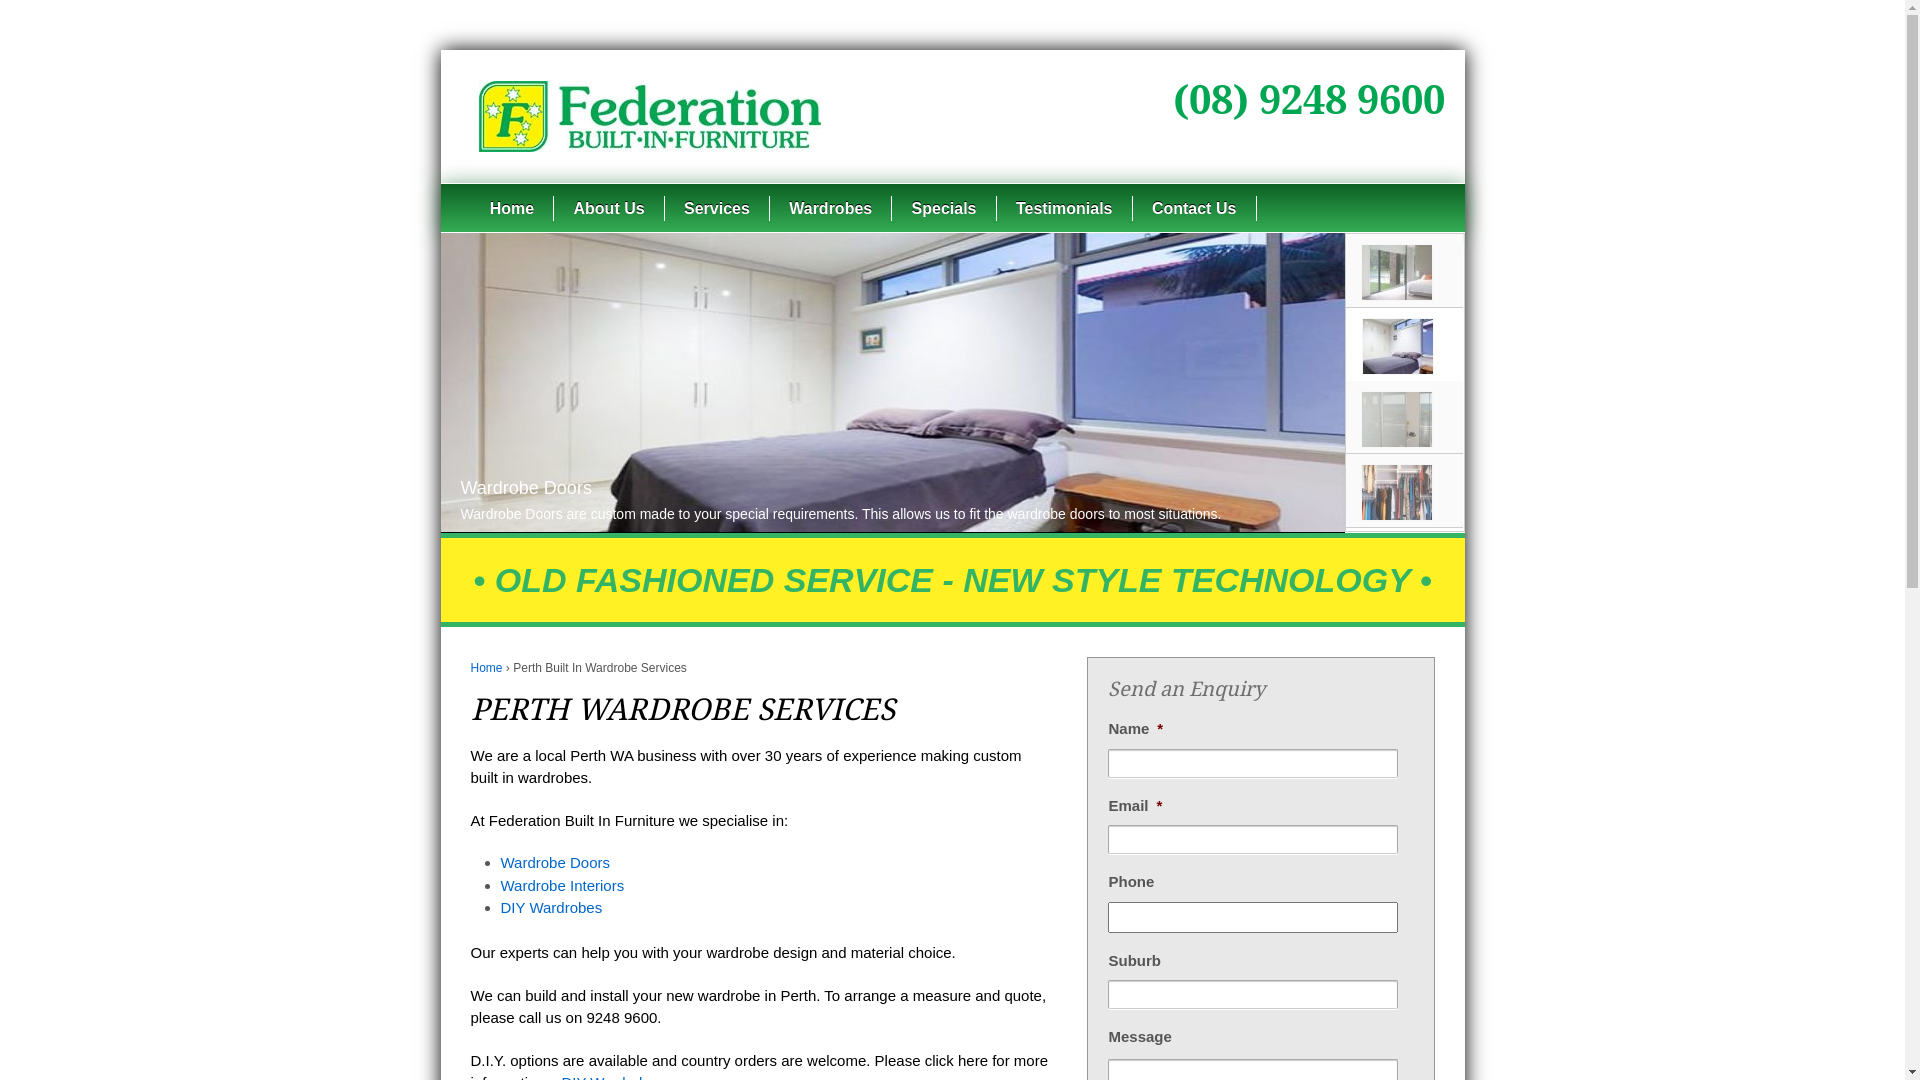 This screenshot has height=1080, width=1920. Describe the element at coordinates (554, 861) in the screenshot. I see `'Wardrobe Doors'` at that location.